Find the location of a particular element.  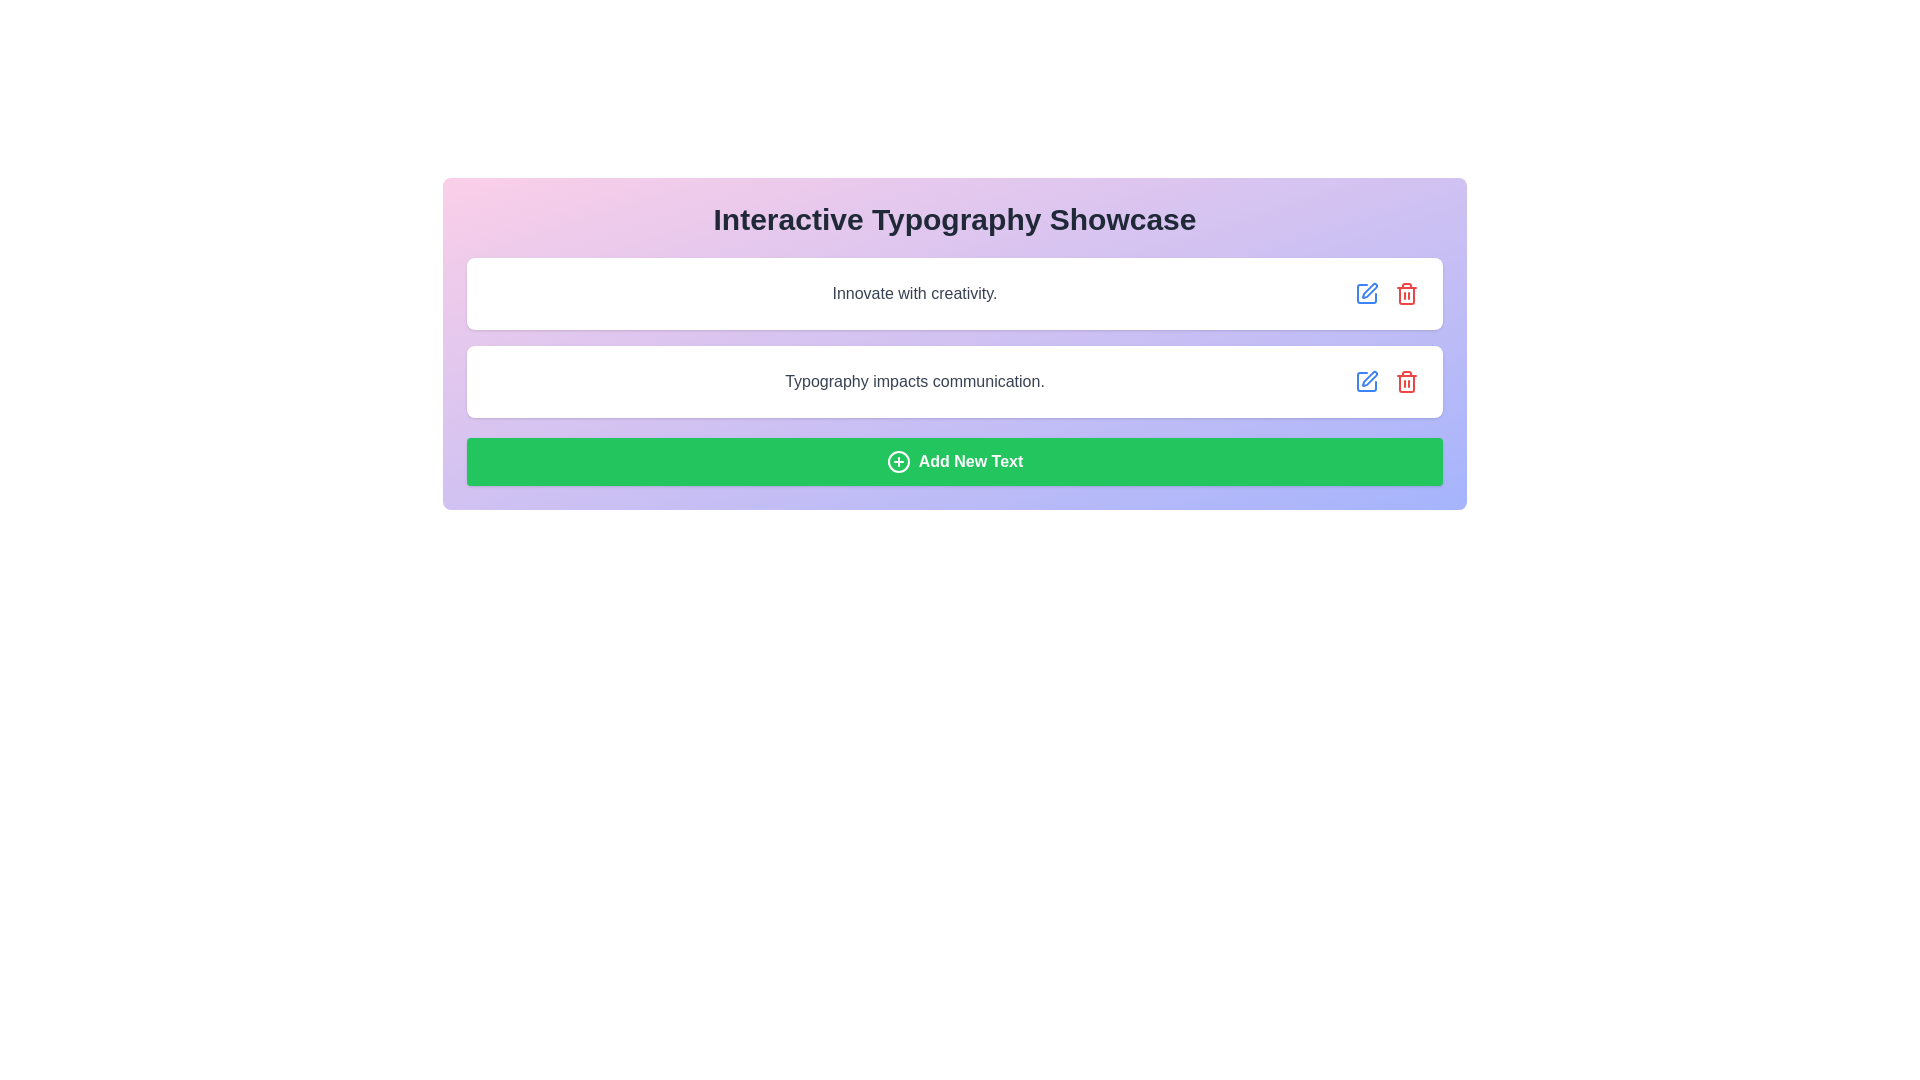

the pen-like icon button located on the right side of the text block labeled 'Typography impacts communication.' is located at coordinates (1367, 378).